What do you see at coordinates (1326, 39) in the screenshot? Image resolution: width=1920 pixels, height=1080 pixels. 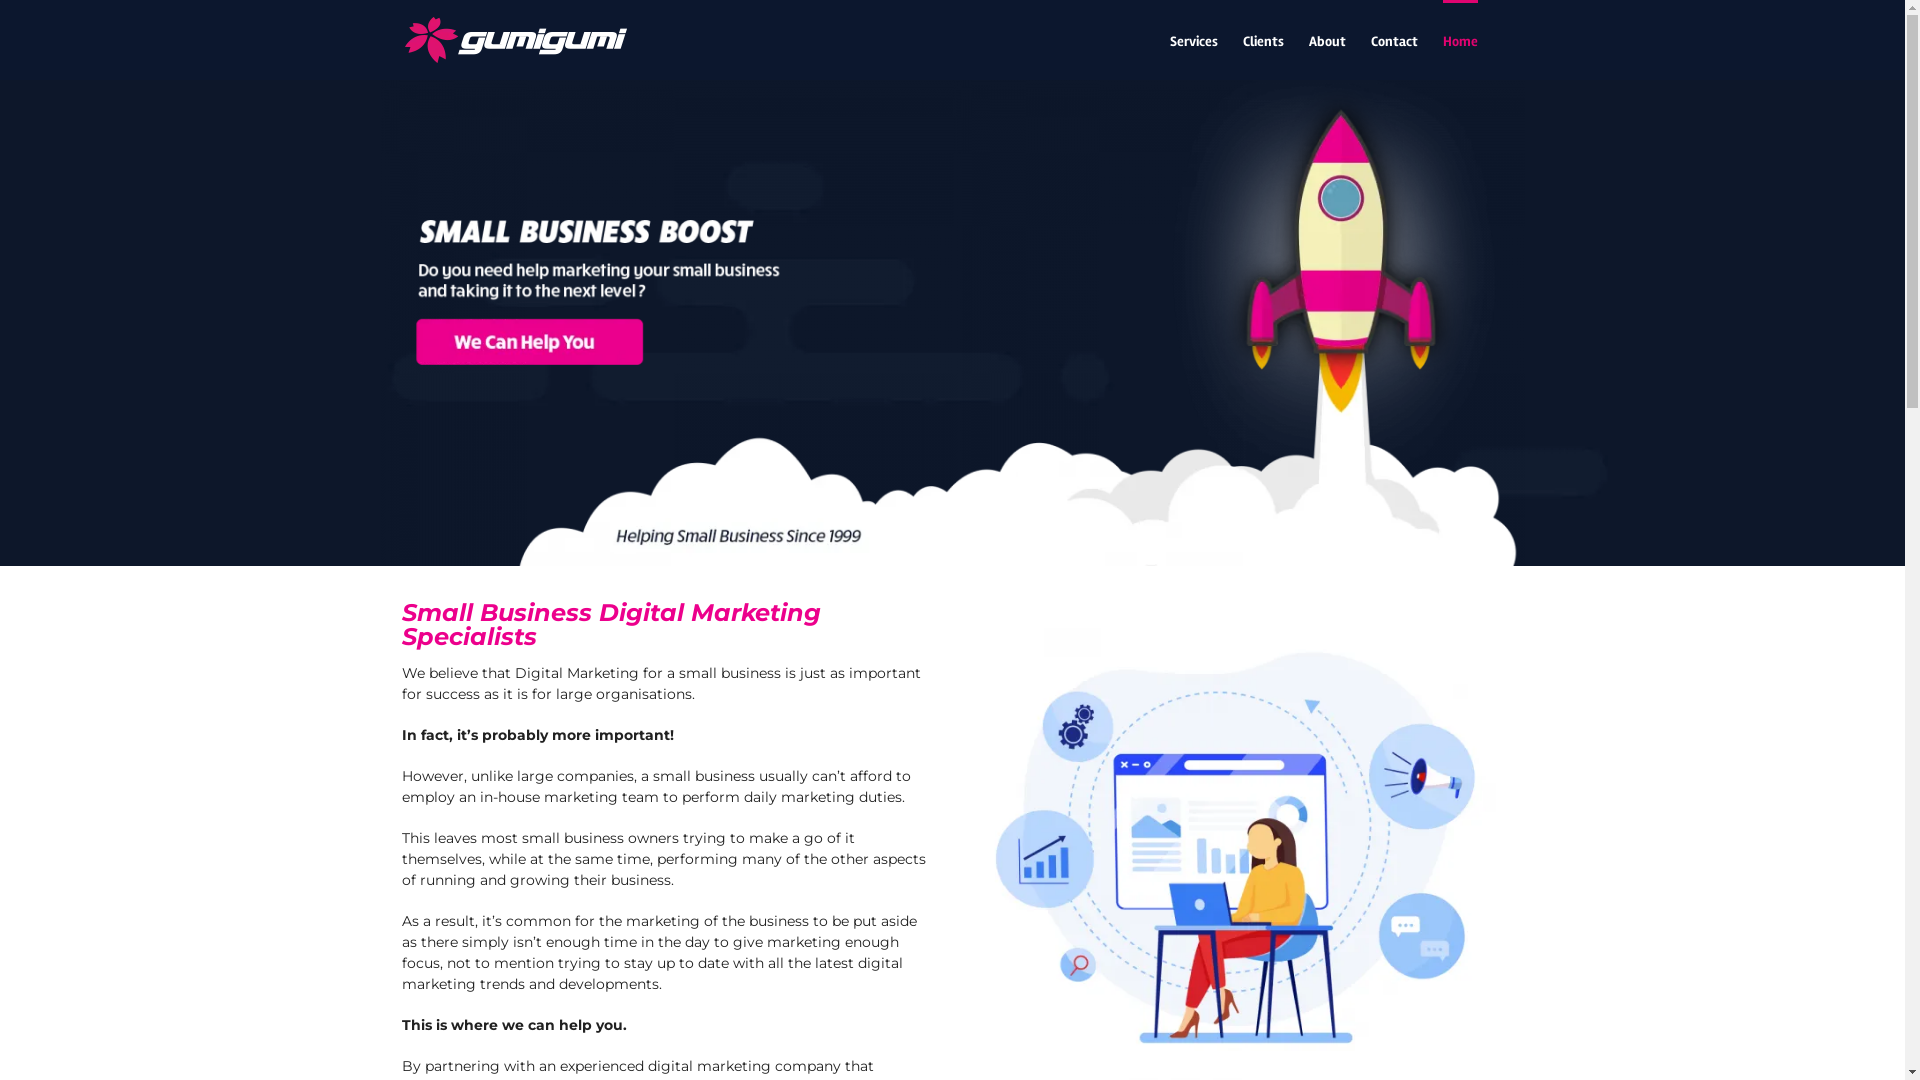 I see `'About'` at bounding box center [1326, 39].